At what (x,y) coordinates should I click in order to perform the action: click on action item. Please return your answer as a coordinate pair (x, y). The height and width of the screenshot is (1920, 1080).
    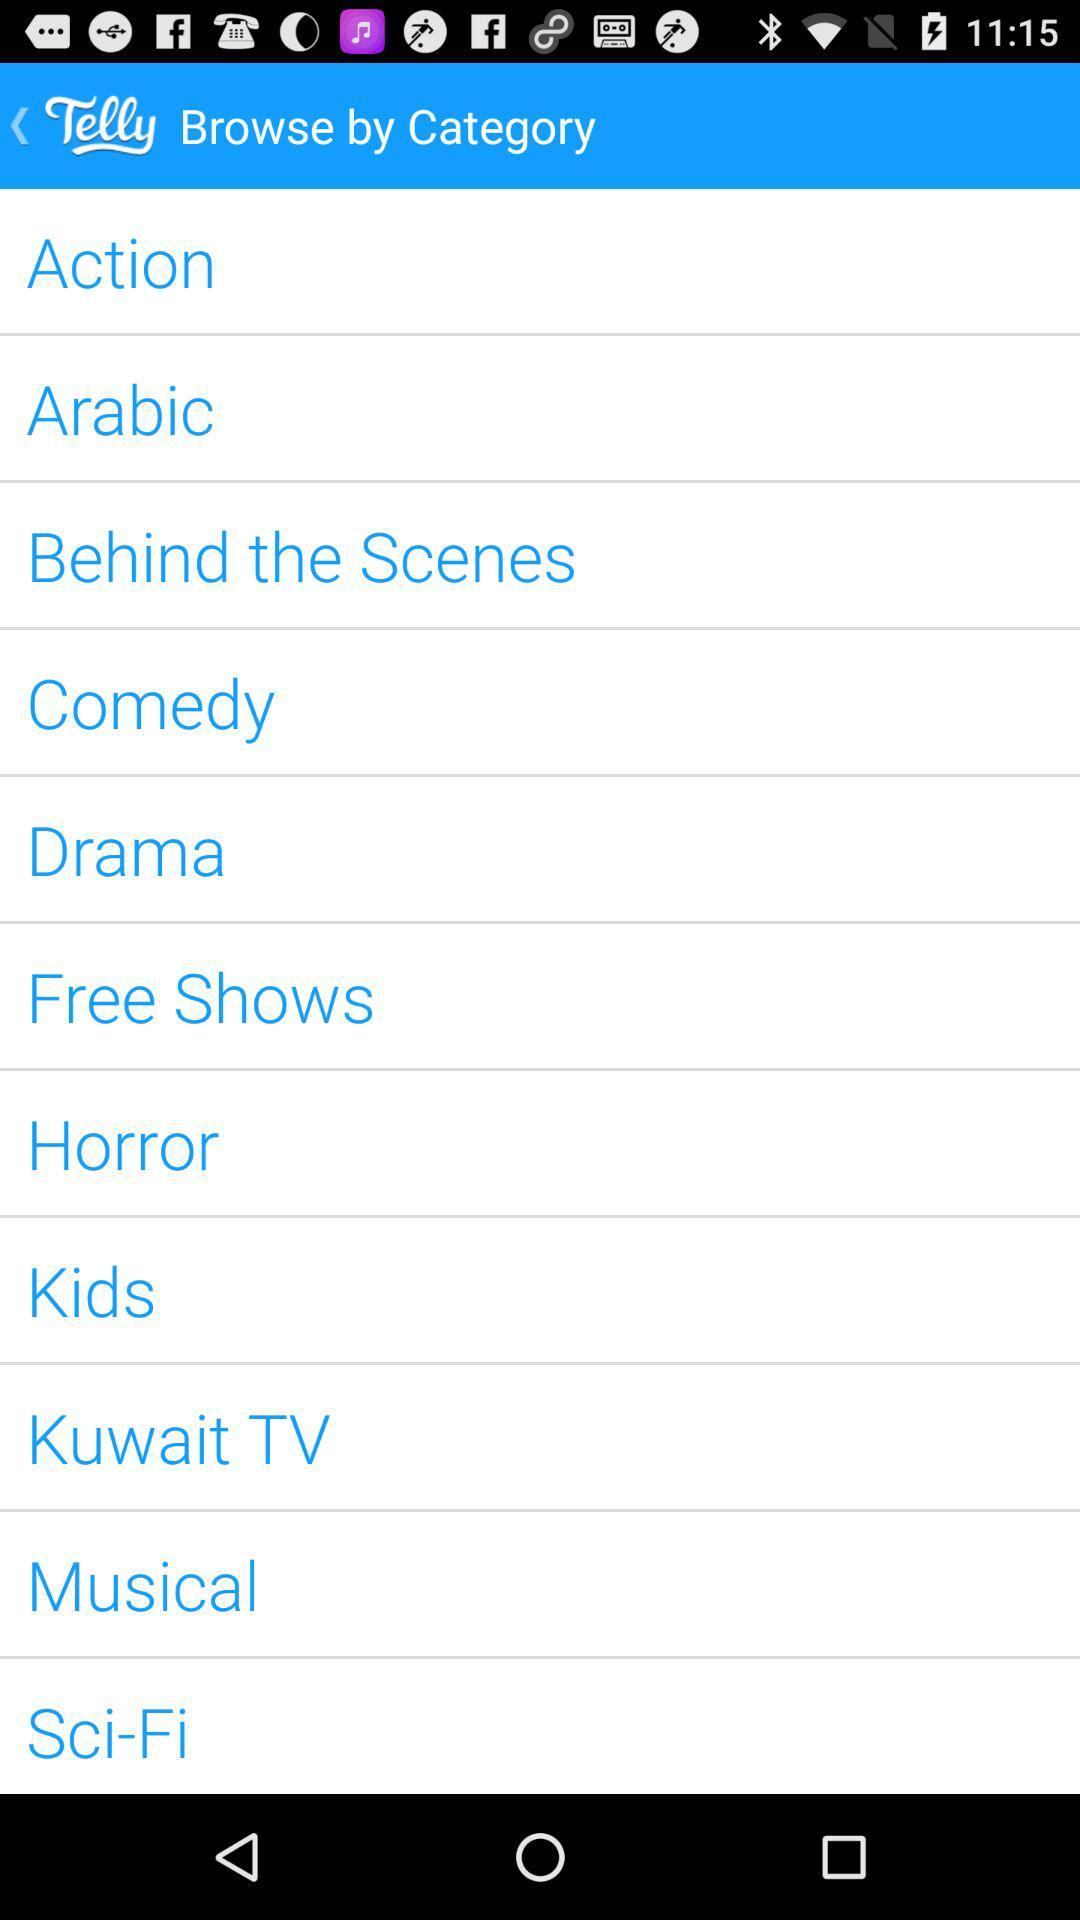
    Looking at the image, I should click on (540, 259).